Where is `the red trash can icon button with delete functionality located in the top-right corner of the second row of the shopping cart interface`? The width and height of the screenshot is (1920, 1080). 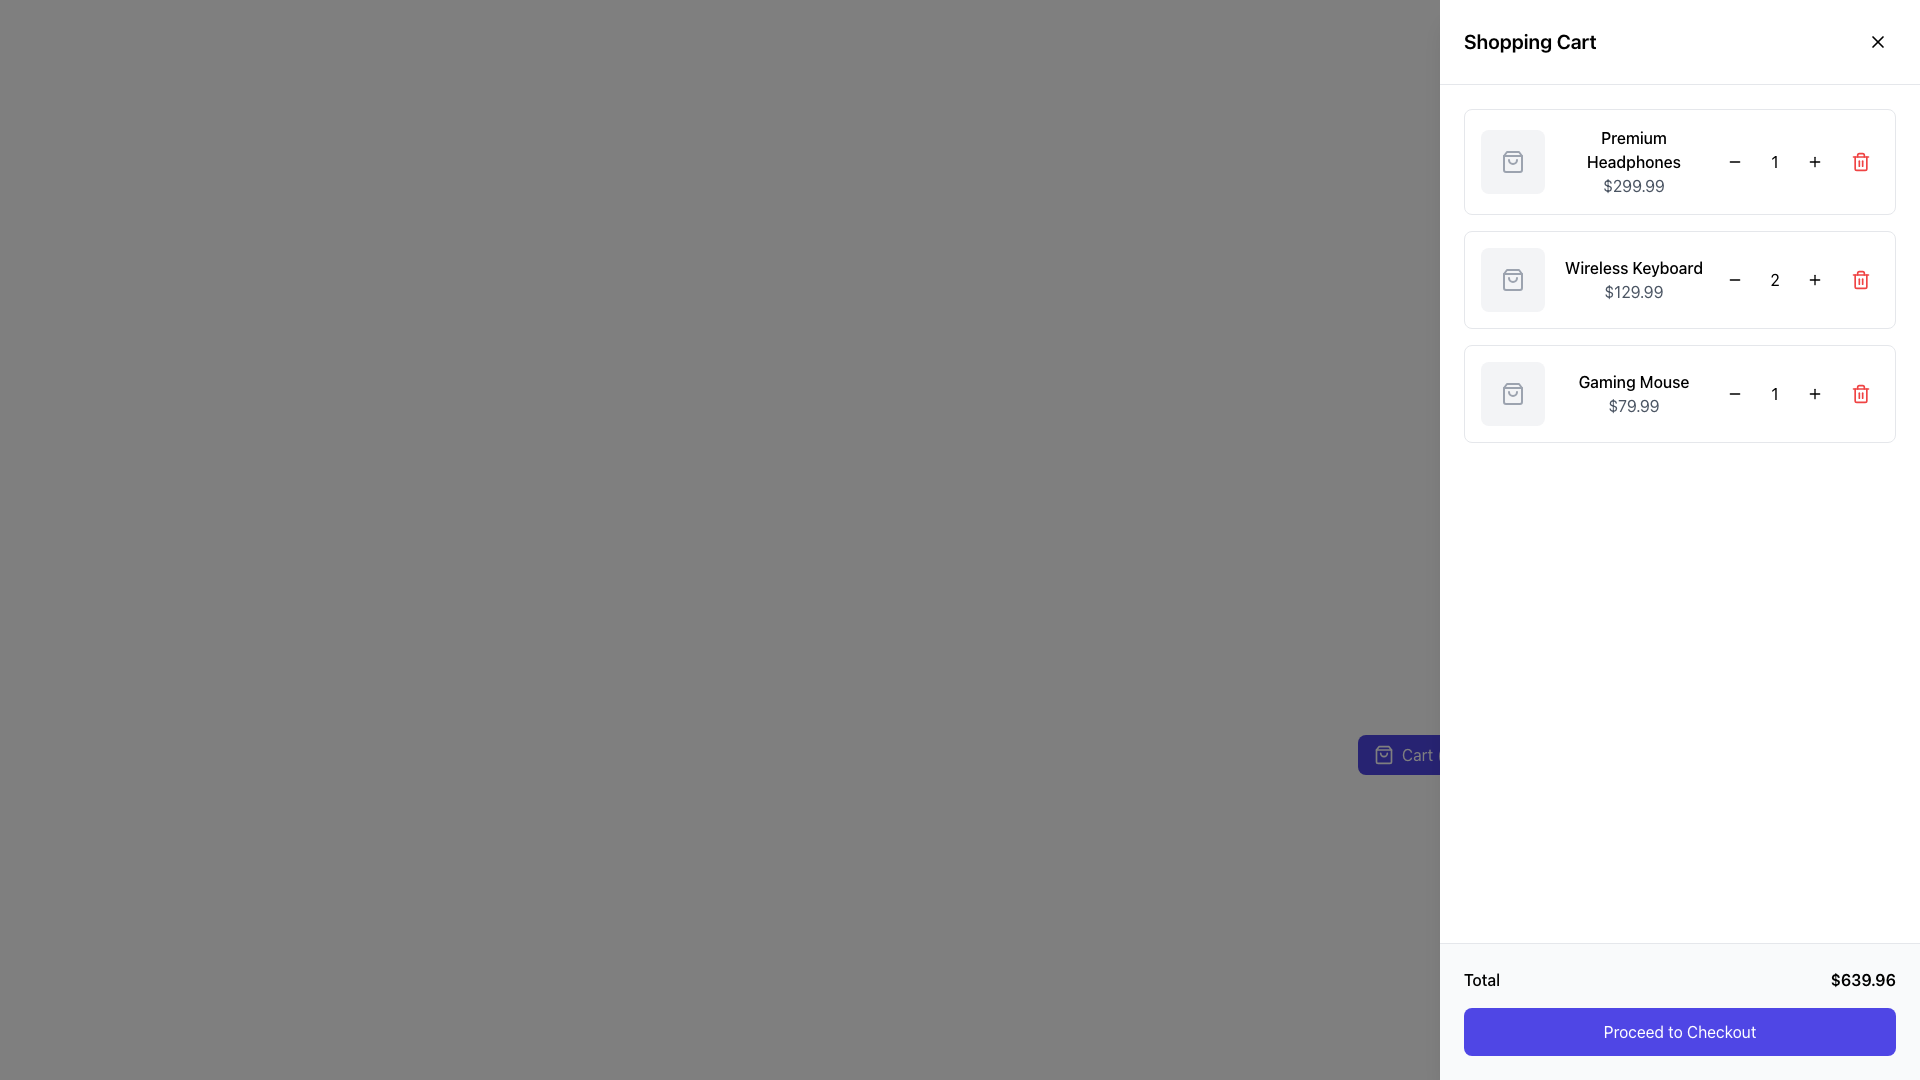 the red trash can icon button with delete functionality located in the top-right corner of the second row of the shopping cart interface is located at coordinates (1860, 280).